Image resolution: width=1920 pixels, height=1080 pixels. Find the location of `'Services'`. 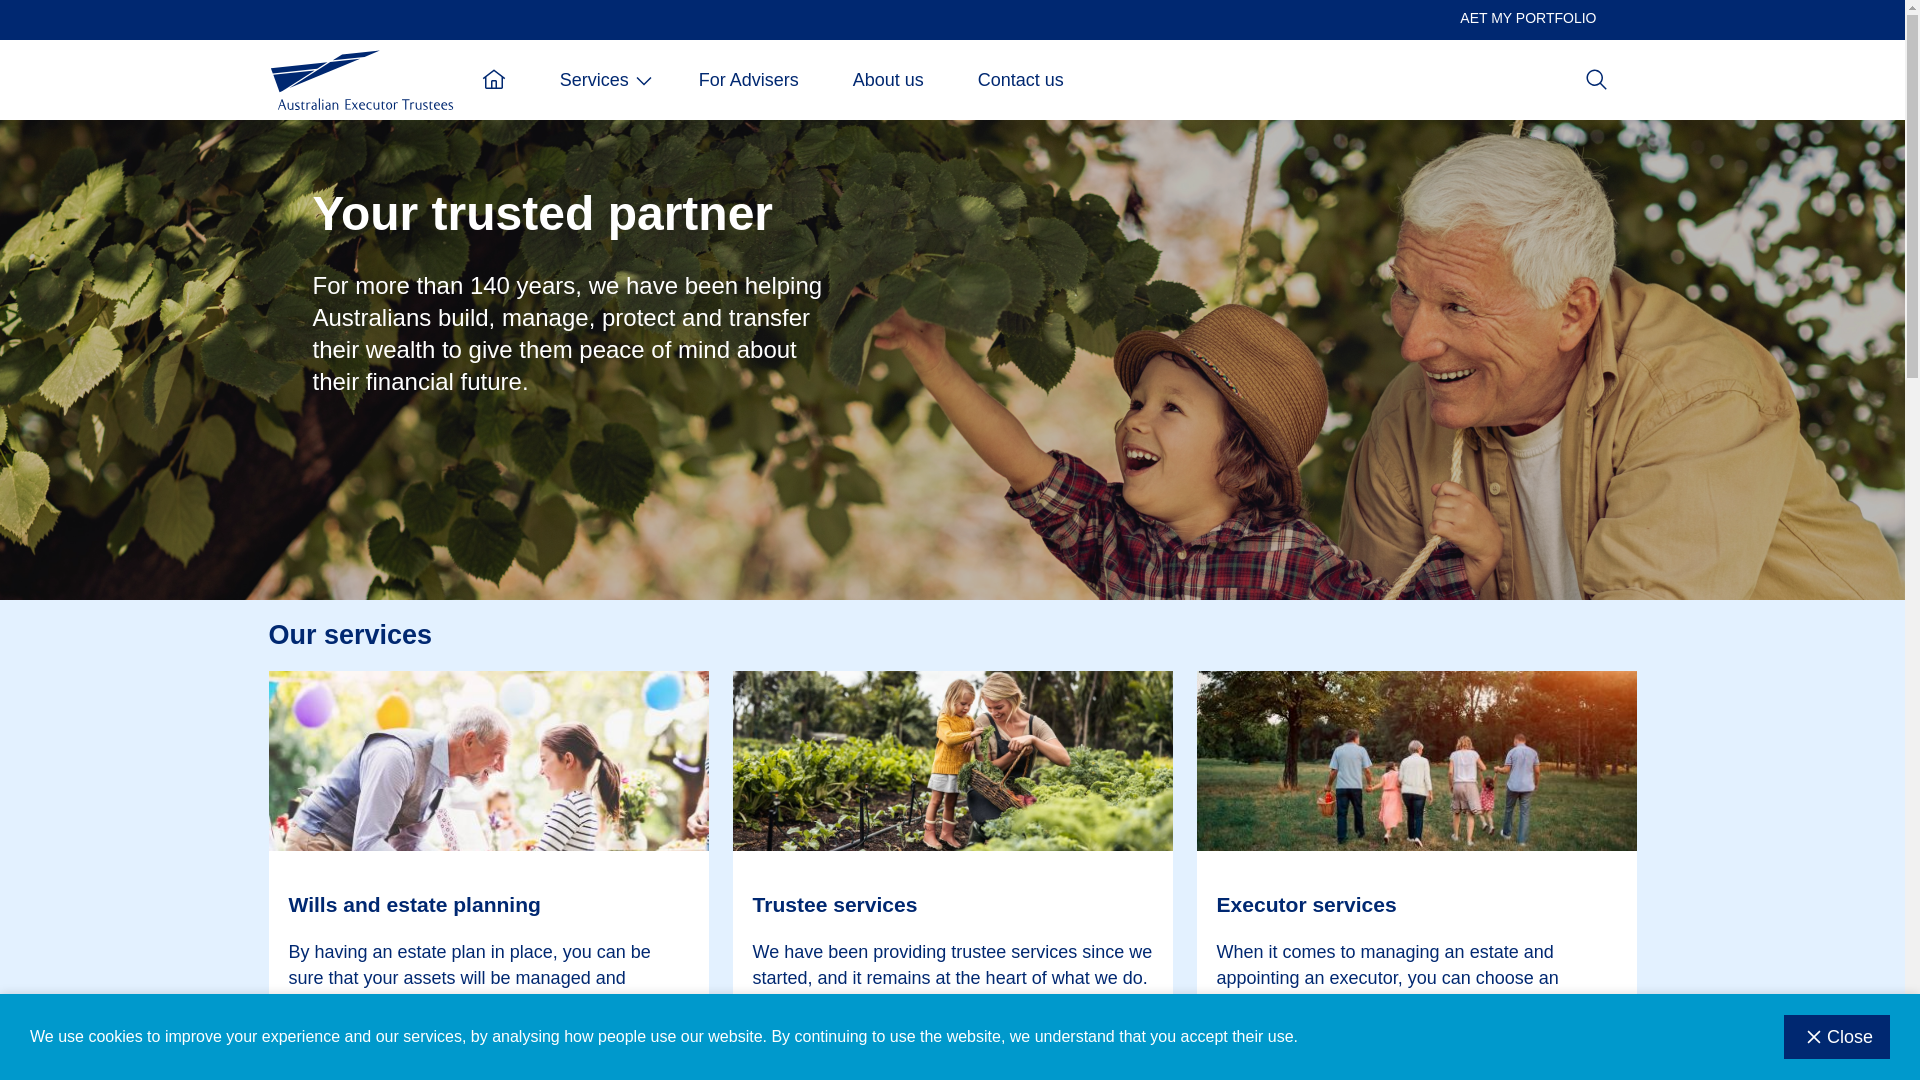

'Services' is located at coordinates (532, 79).